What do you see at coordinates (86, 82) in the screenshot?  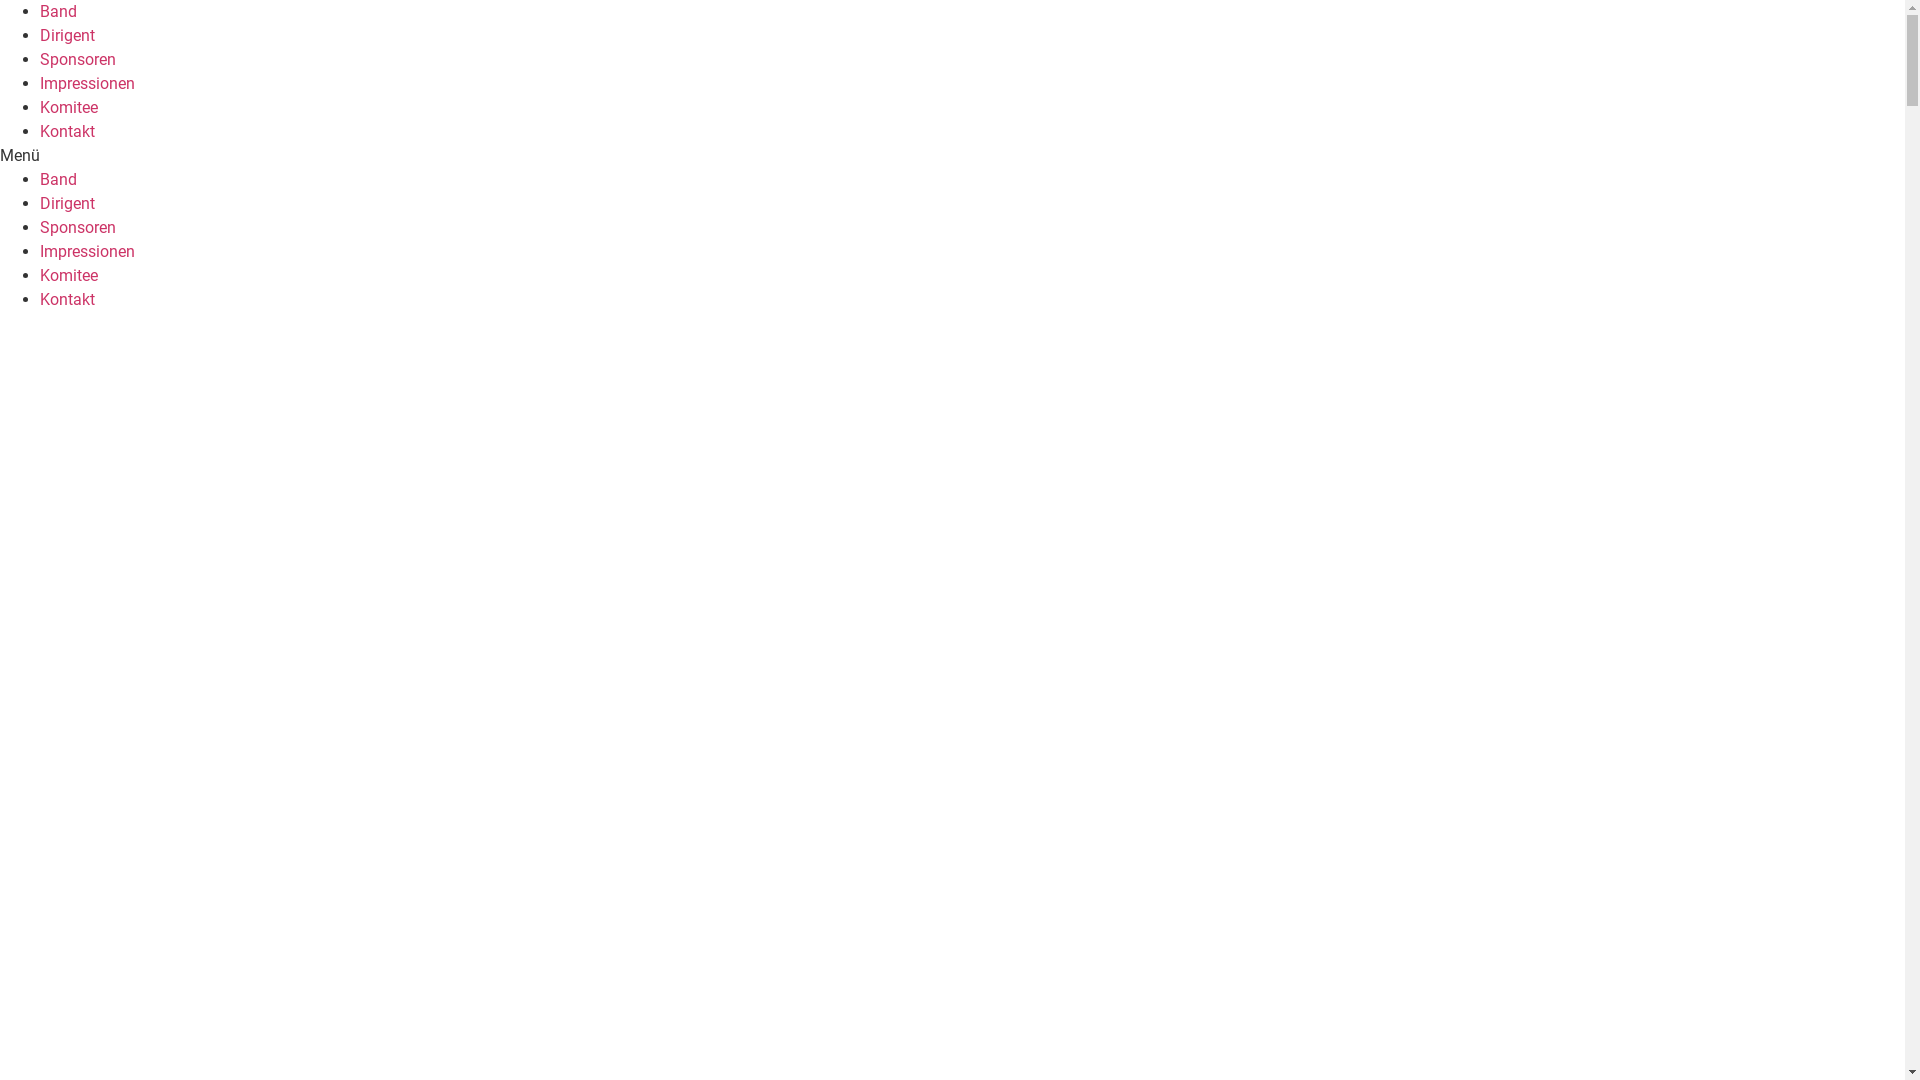 I see `'Impressionen'` at bounding box center [86, 82].